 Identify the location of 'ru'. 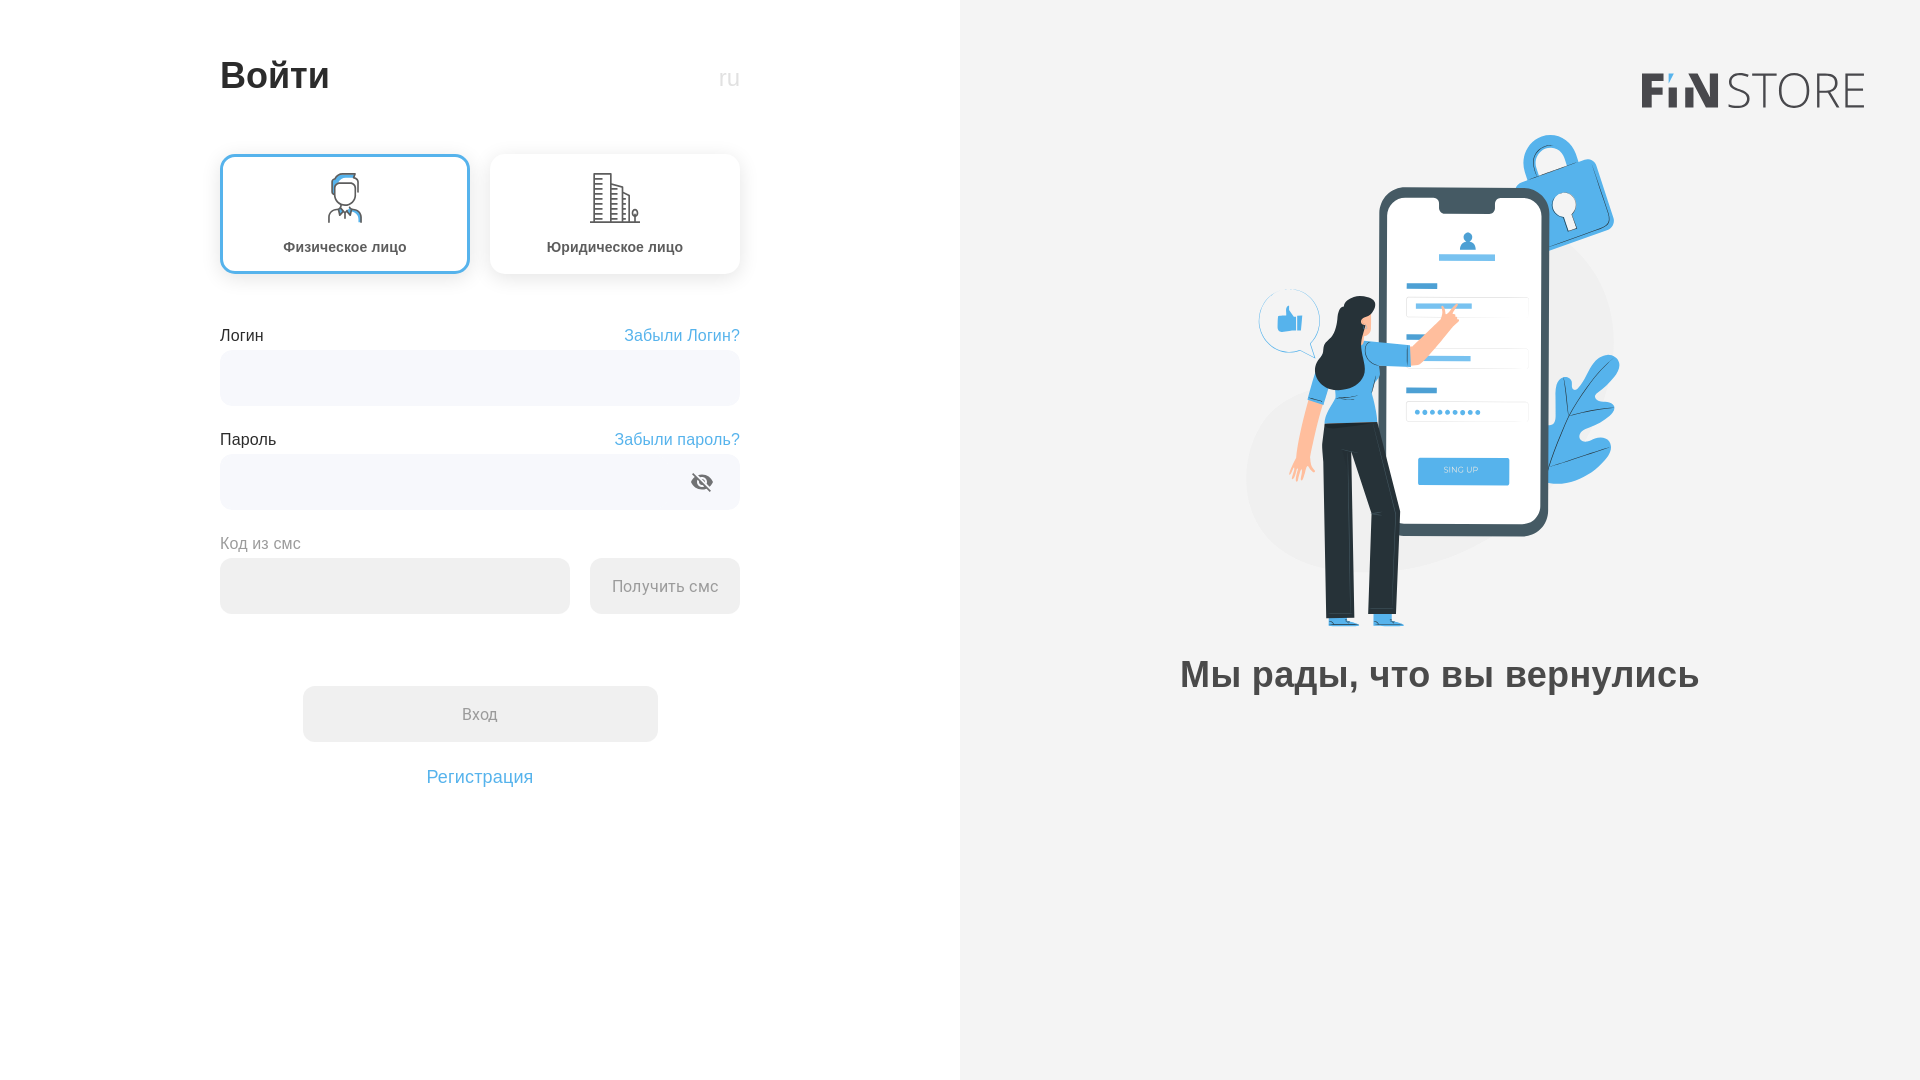
(728, 76).